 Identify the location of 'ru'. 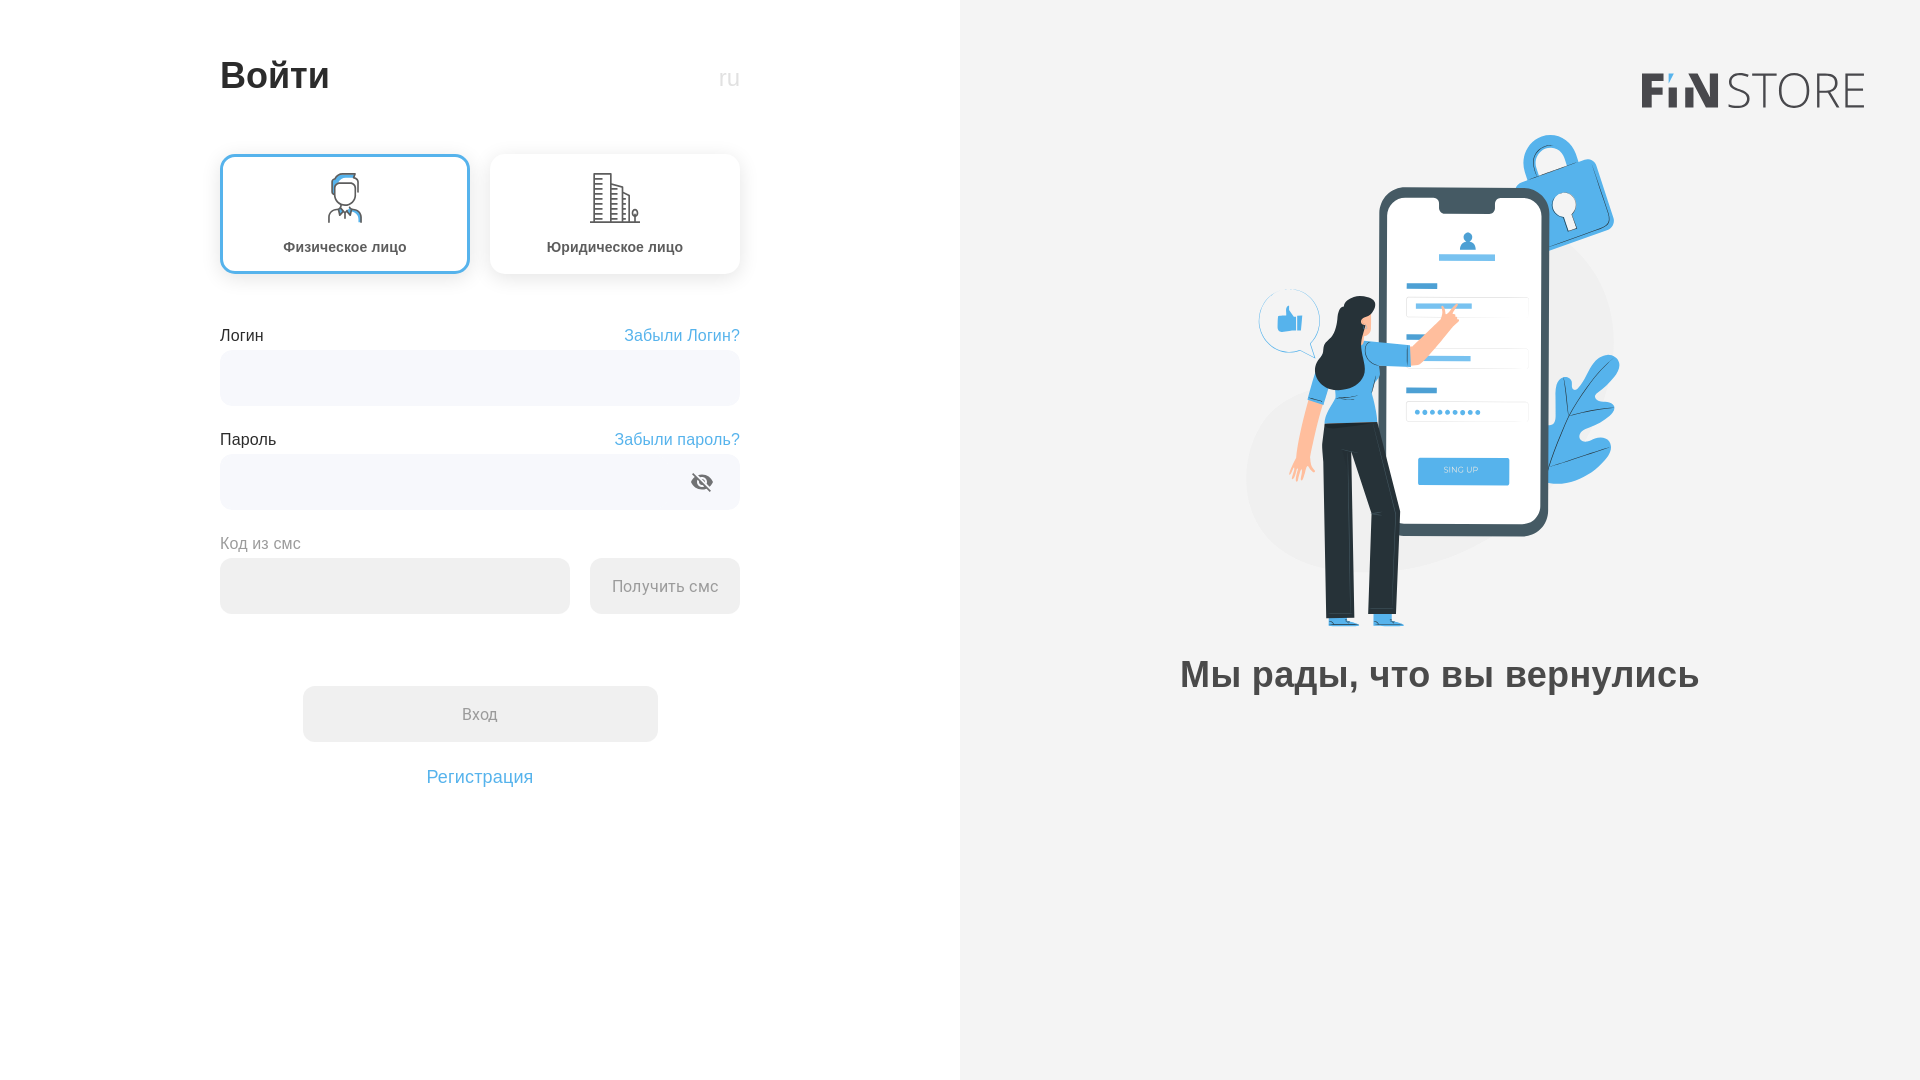
(728, 76).